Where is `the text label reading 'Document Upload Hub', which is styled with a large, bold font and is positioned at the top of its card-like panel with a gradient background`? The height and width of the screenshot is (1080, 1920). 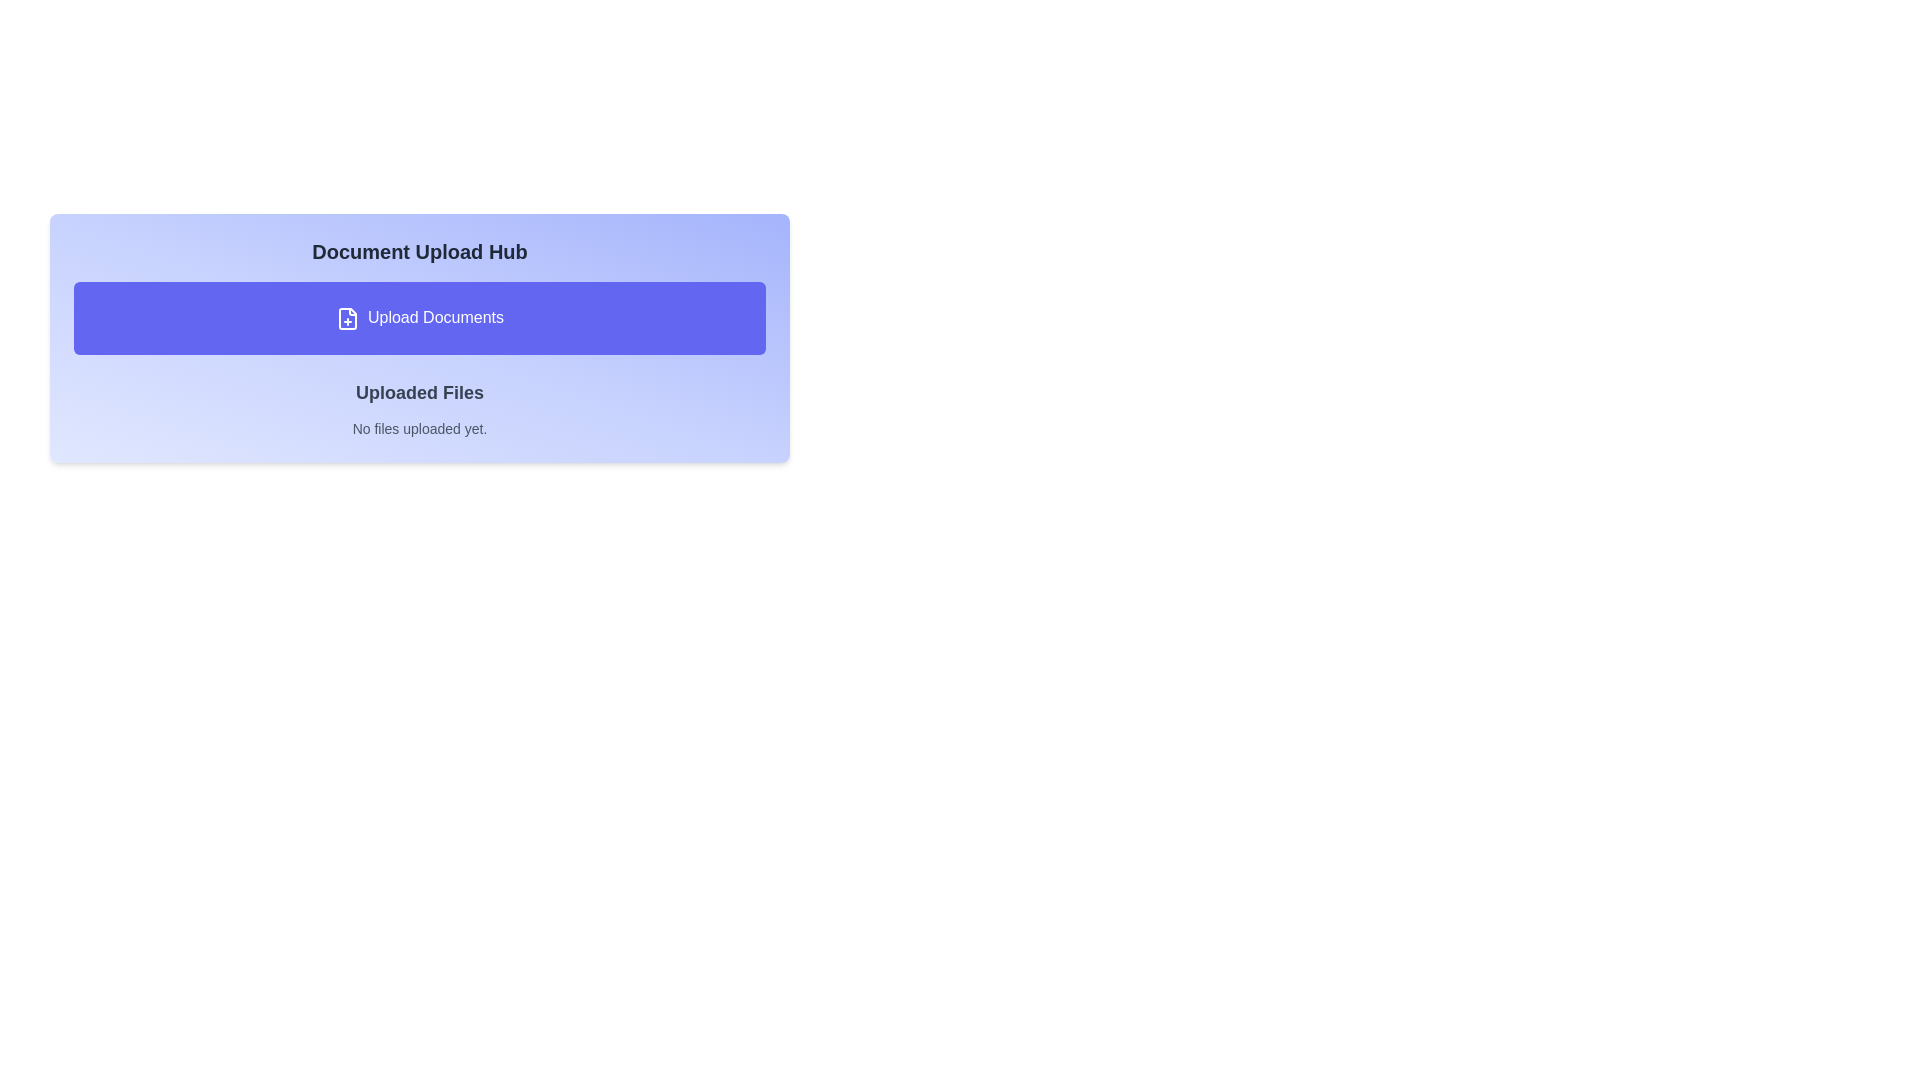
the text label reading 'Document Upload Hub', which is styled with a large, bold font and is positioned at the top of its card-like panel with a gradient background is located at coordinates (419, 250).